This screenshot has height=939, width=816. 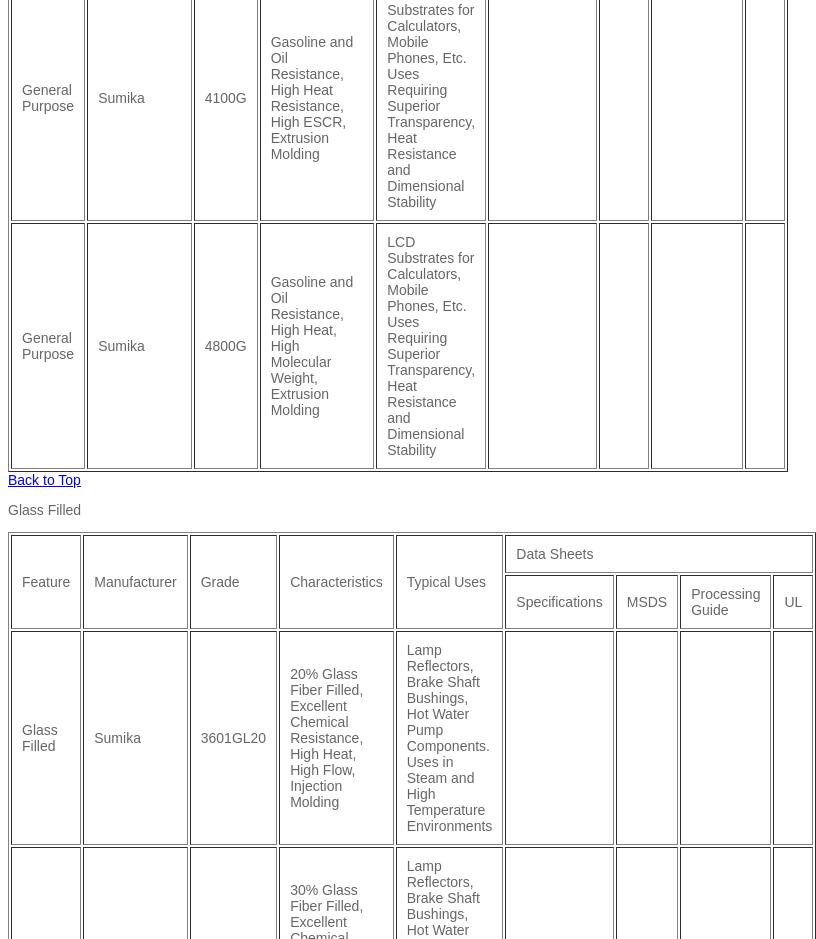 What do you see at coordinates (269, 96) in the screenshot?
I see `'Gasoline and Oil Resistance, High Heat Resistance, High ESCR, Extrusion Molding'` at bounding box center [269, 96].